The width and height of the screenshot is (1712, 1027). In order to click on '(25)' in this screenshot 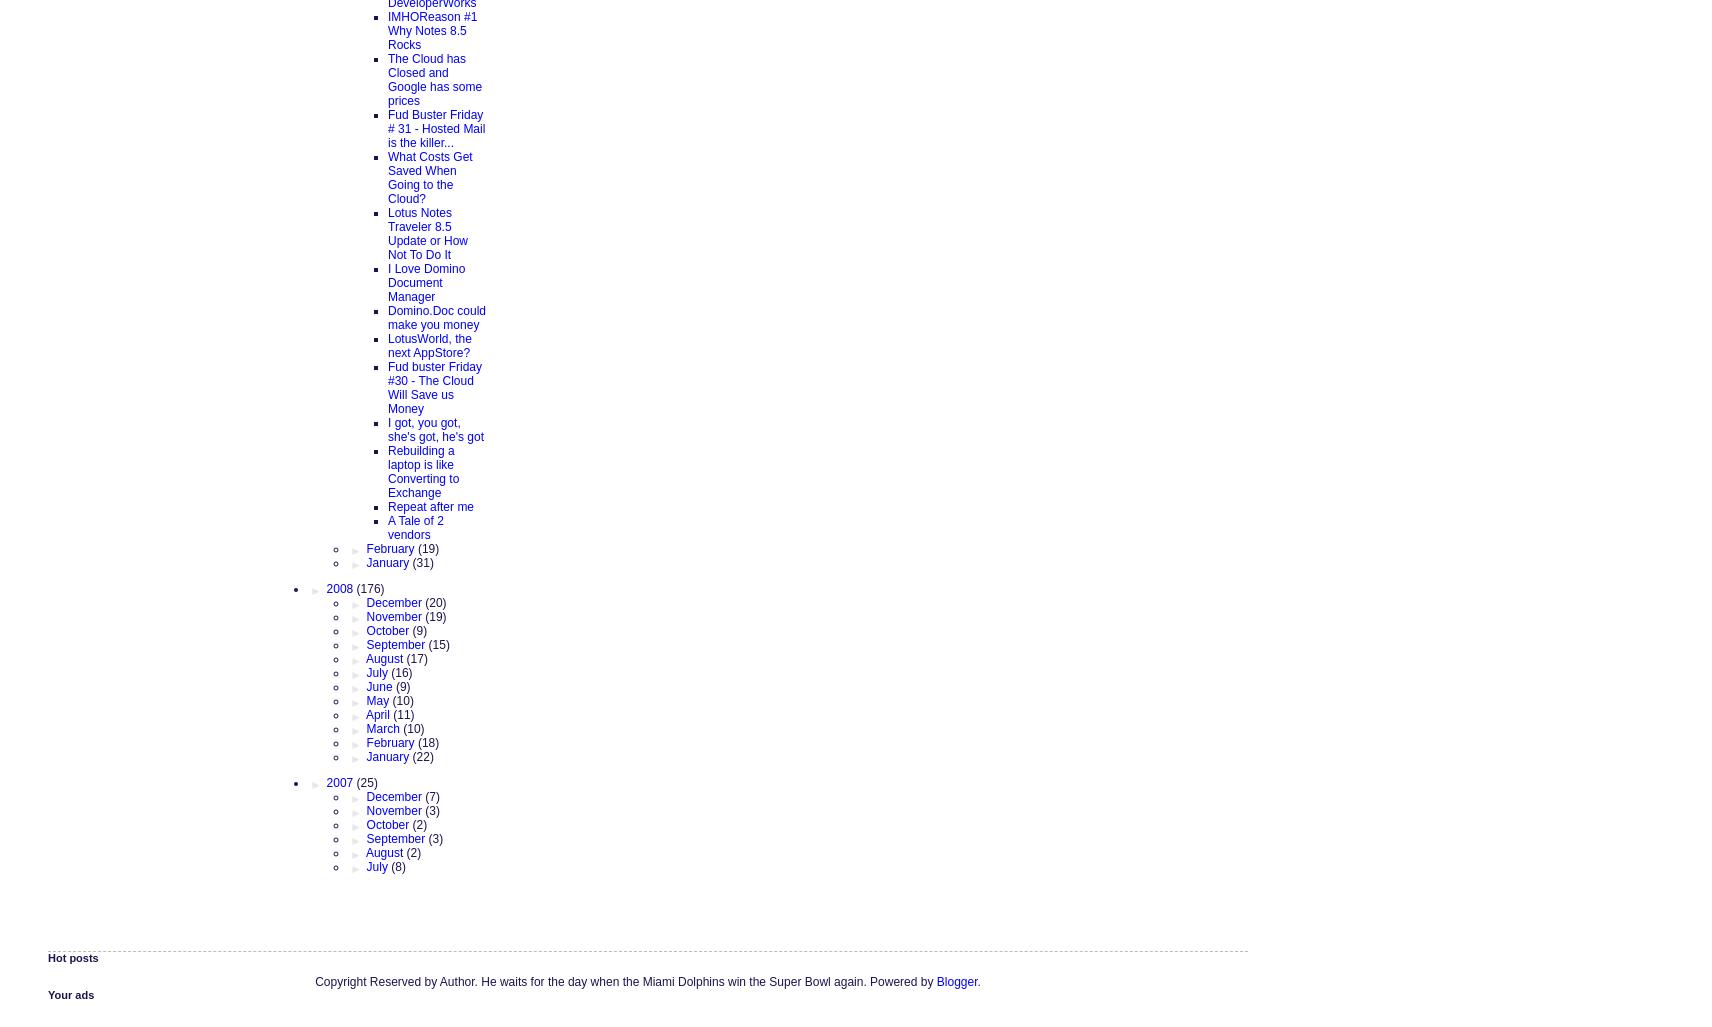, I will do `click(355, 780)`.